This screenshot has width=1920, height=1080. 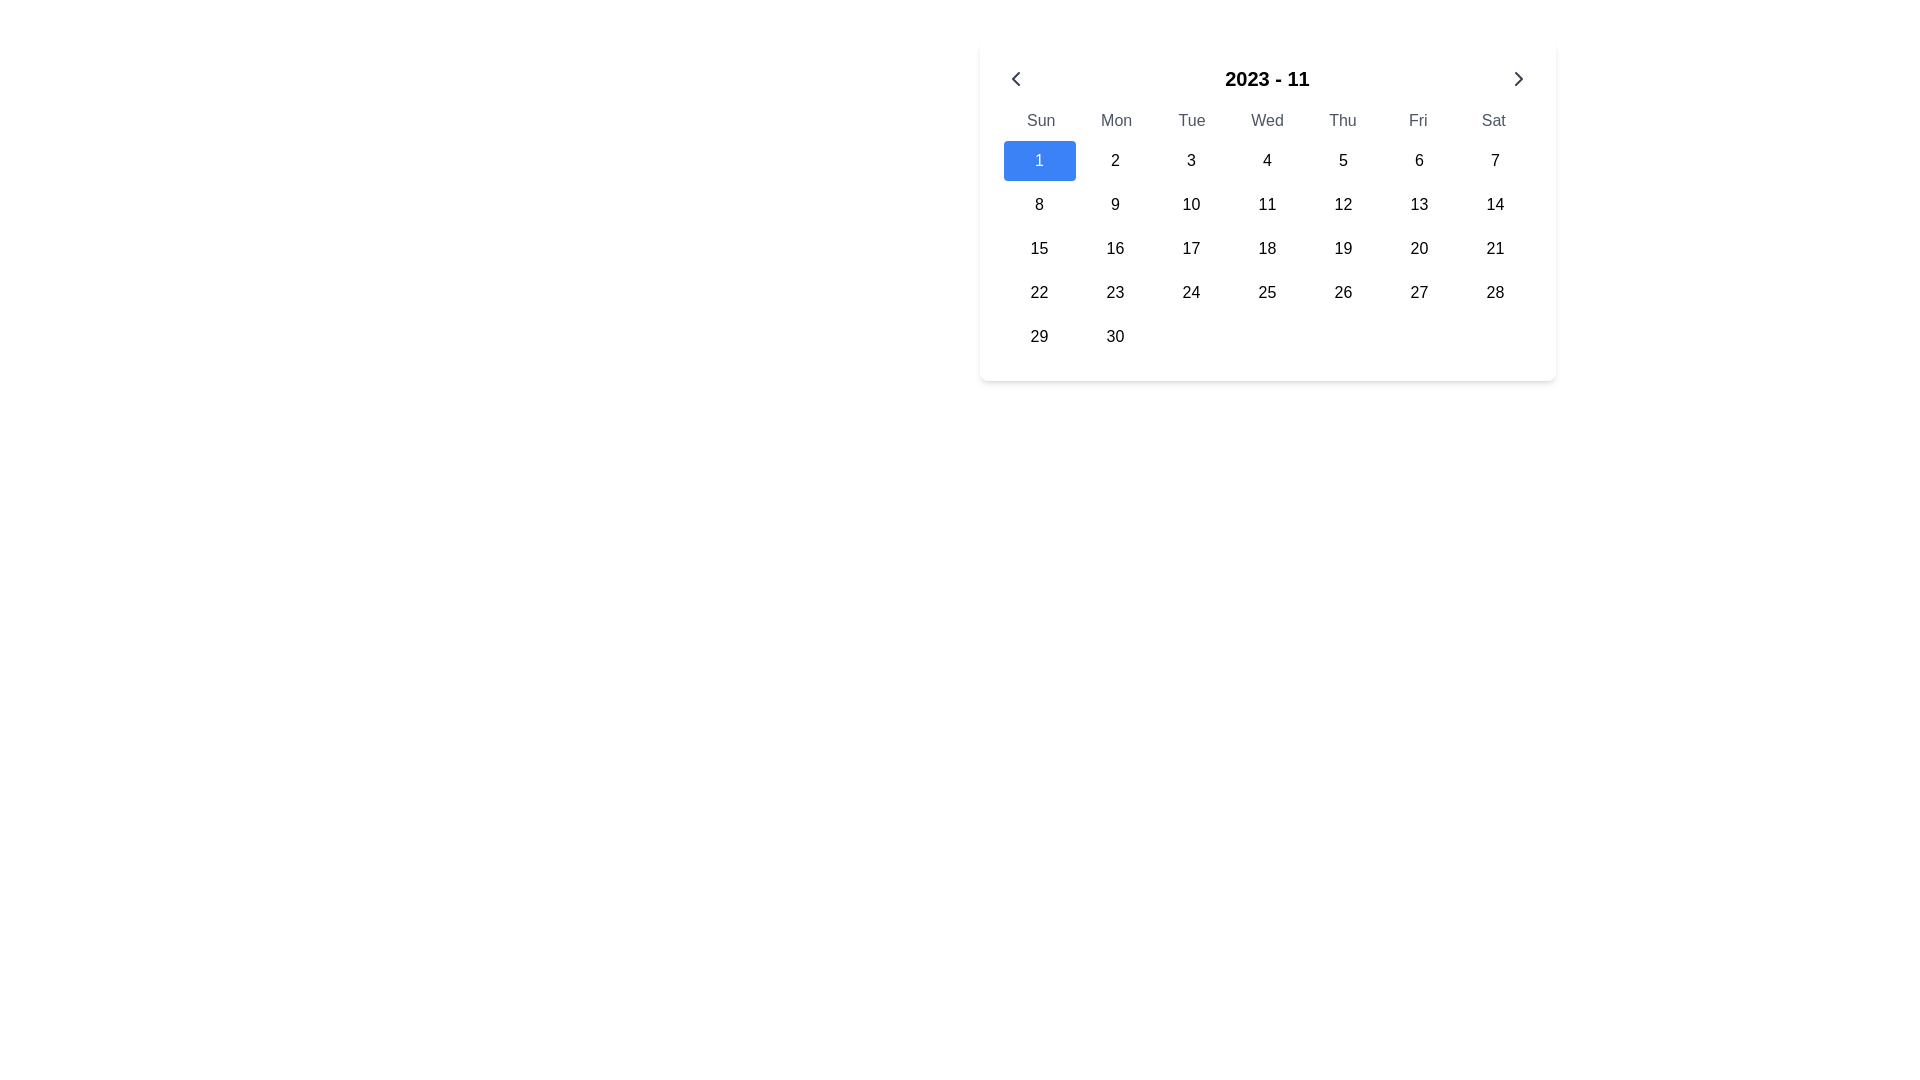 I want to click on the button representing the 27th day of the month in the calendar interface, so click(x=1418, y=293).